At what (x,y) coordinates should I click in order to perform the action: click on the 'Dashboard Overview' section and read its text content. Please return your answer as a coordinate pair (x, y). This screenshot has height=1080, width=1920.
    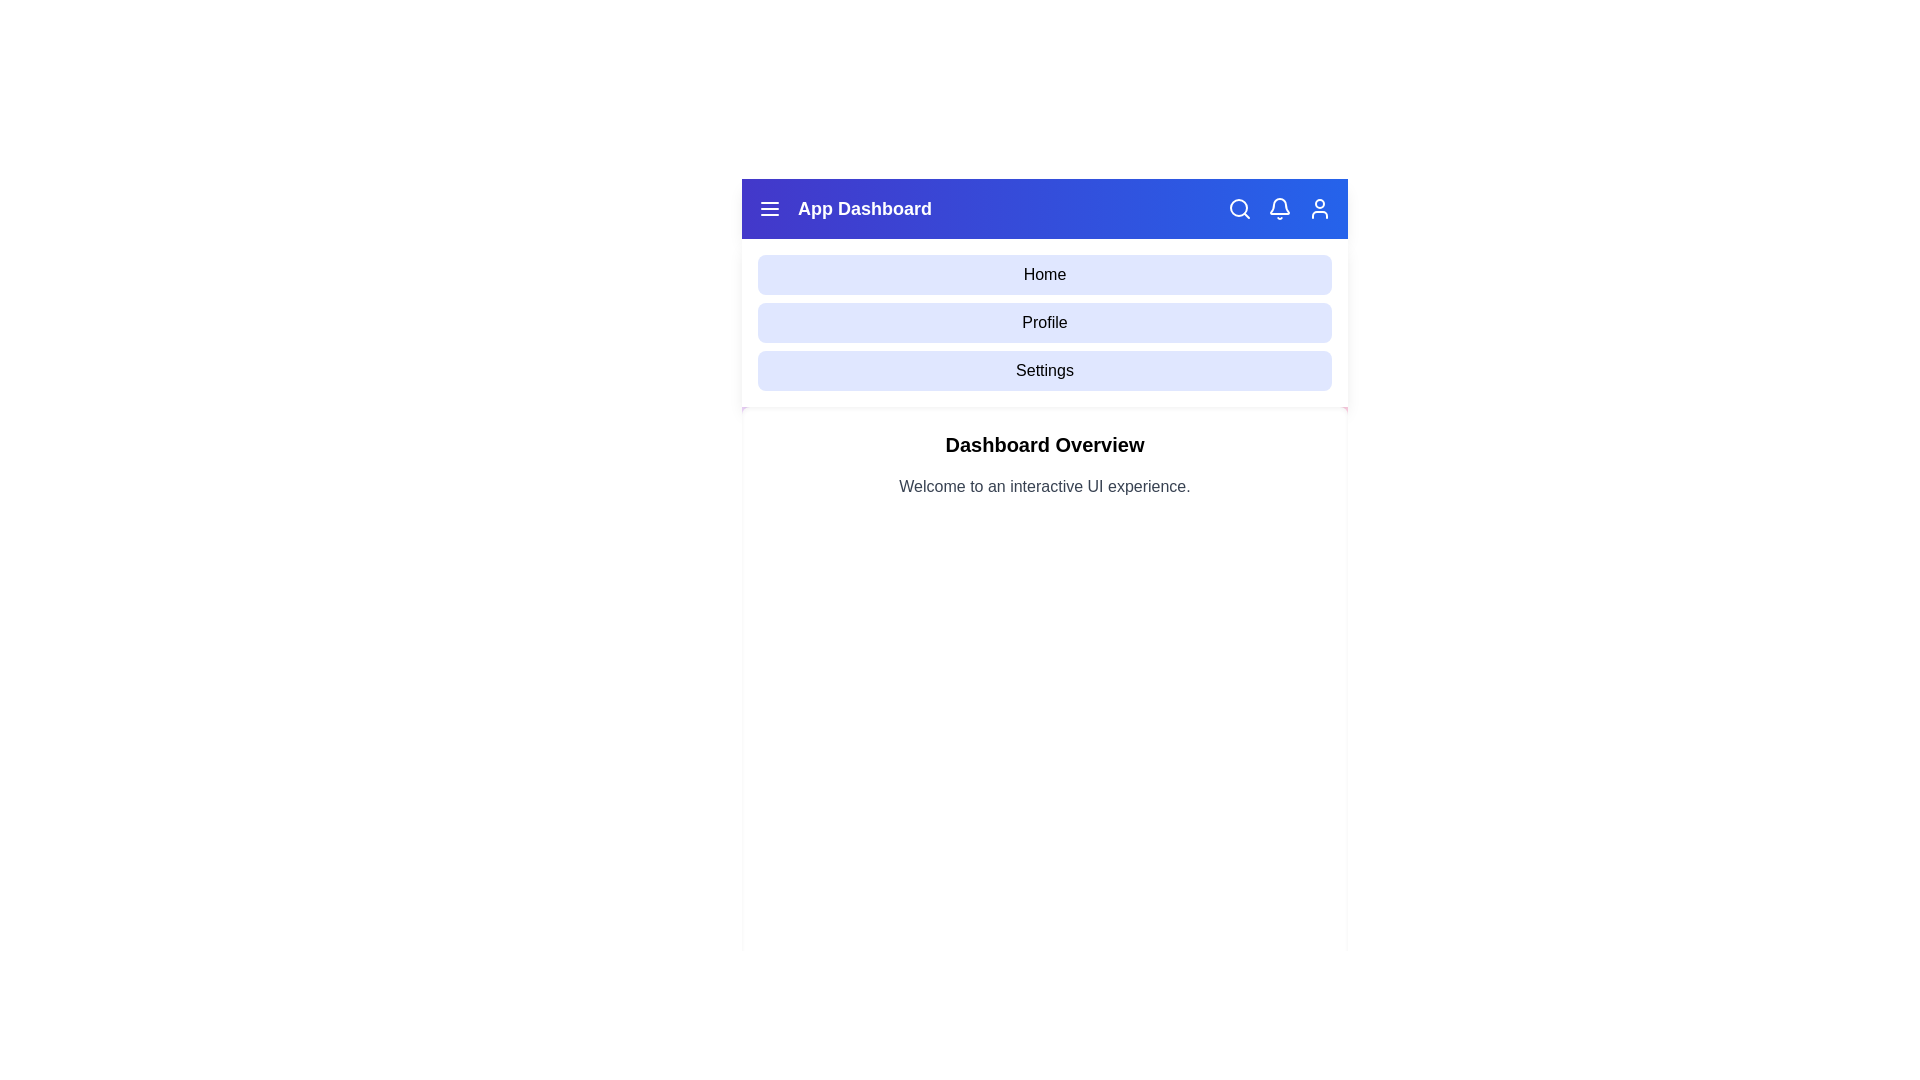
    Looking at the image, I should click on (1044, 443).